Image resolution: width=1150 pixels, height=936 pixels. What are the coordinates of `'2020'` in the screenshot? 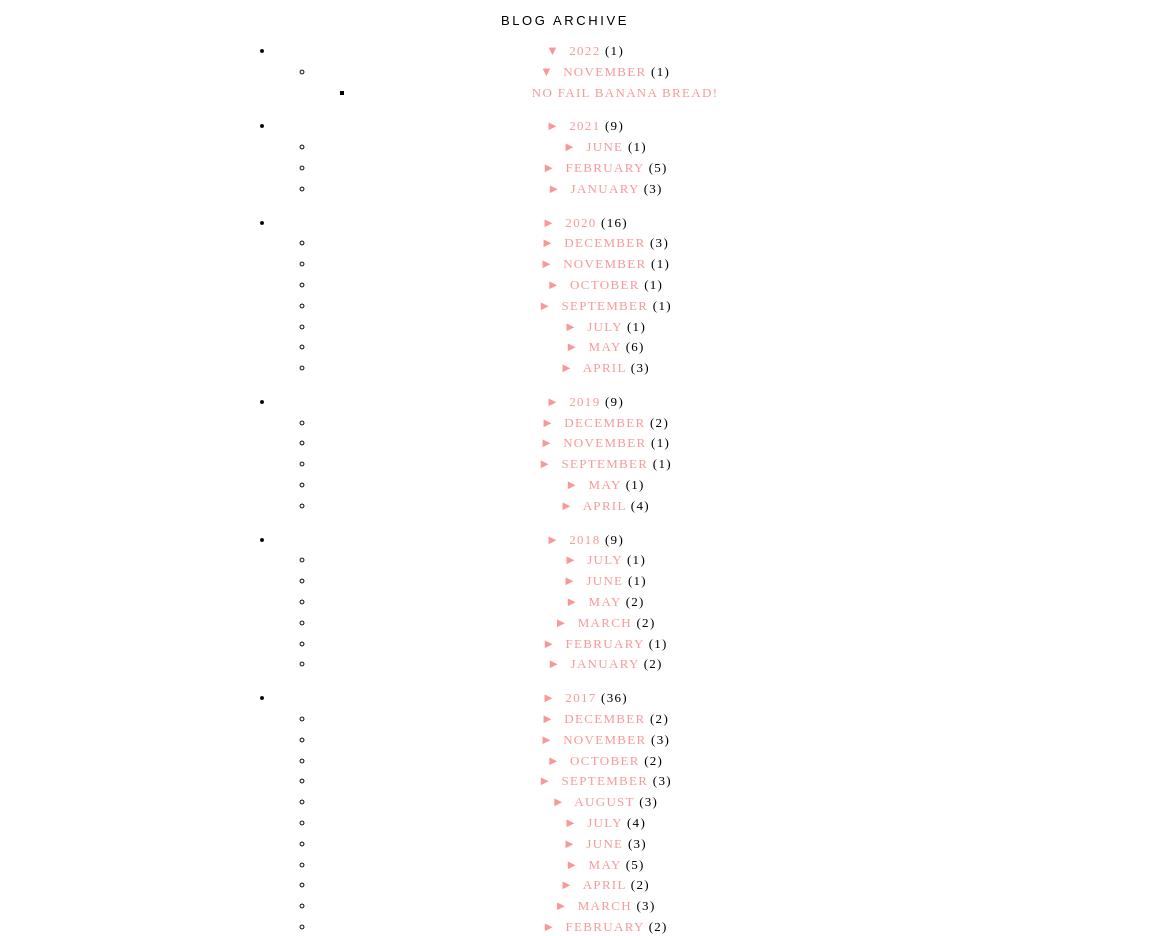 It's located at (582, 221).